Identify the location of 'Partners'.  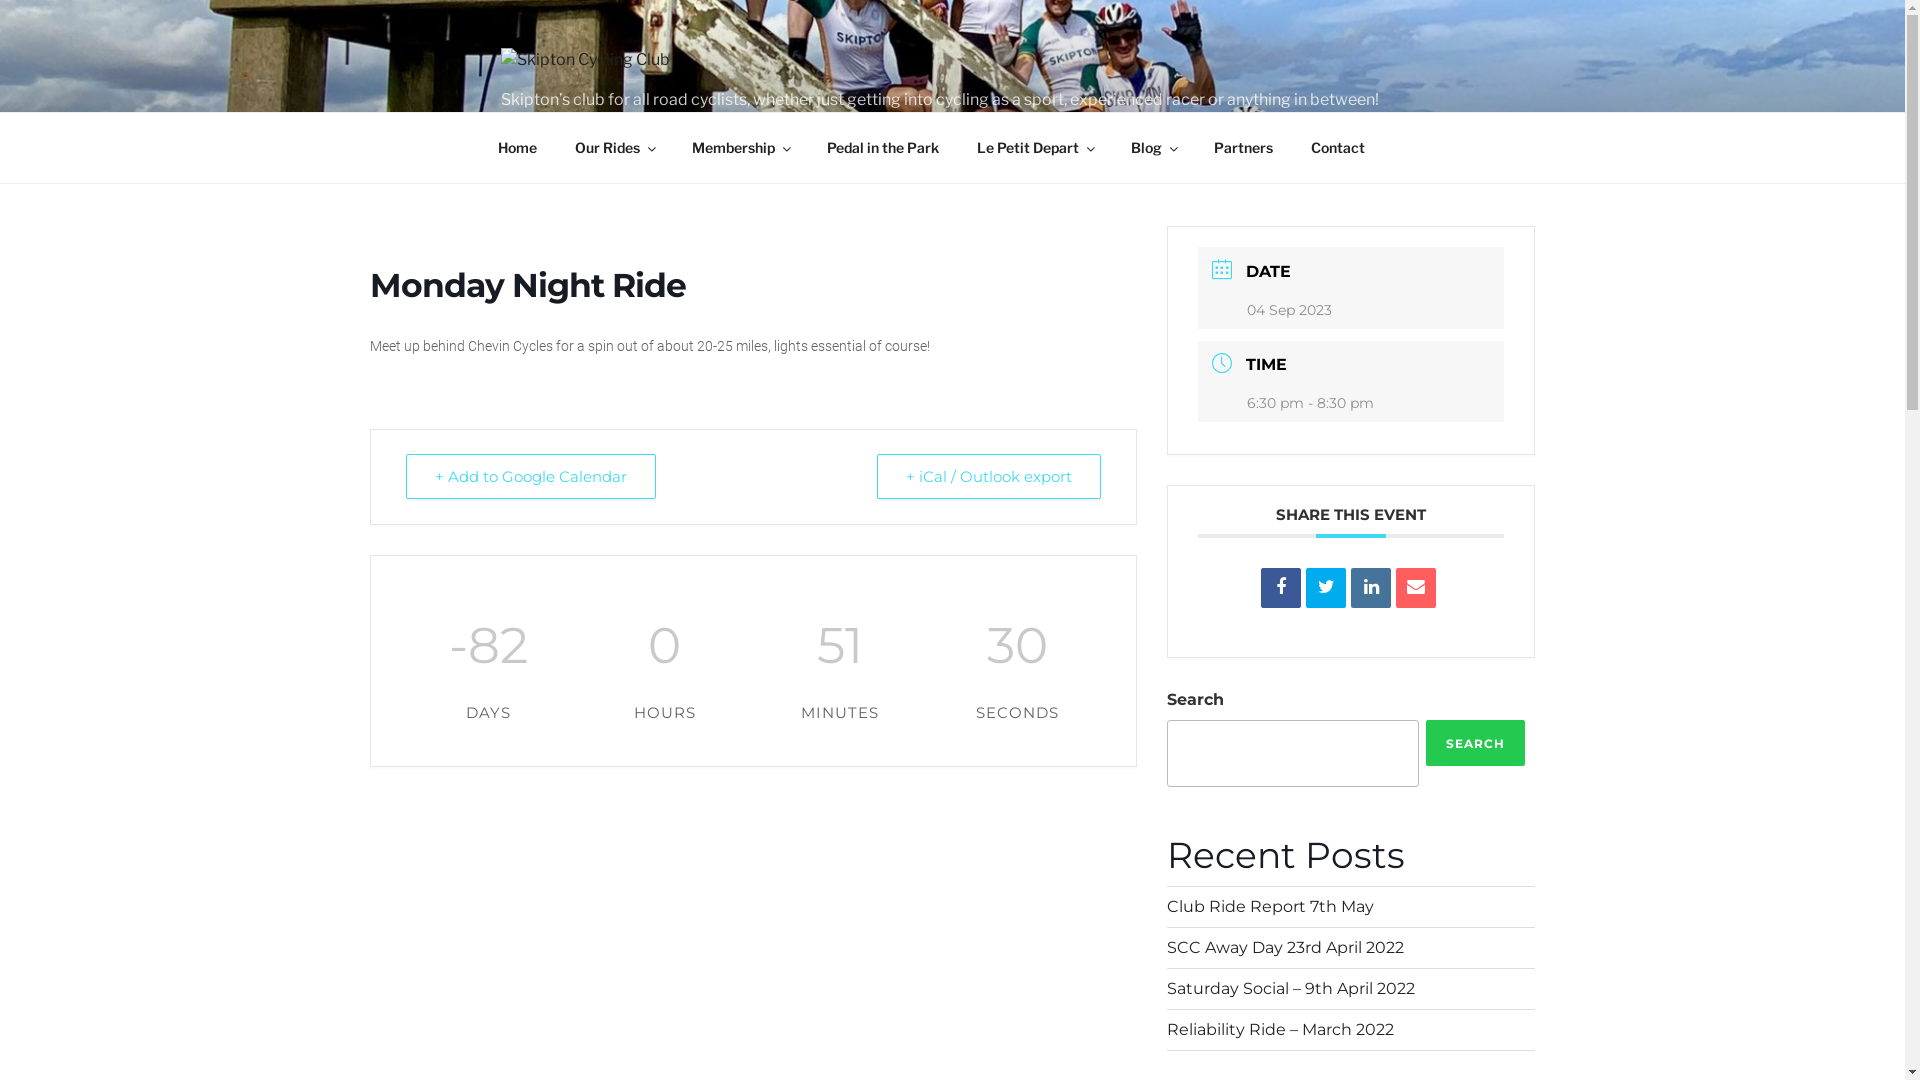
(1242, 146).